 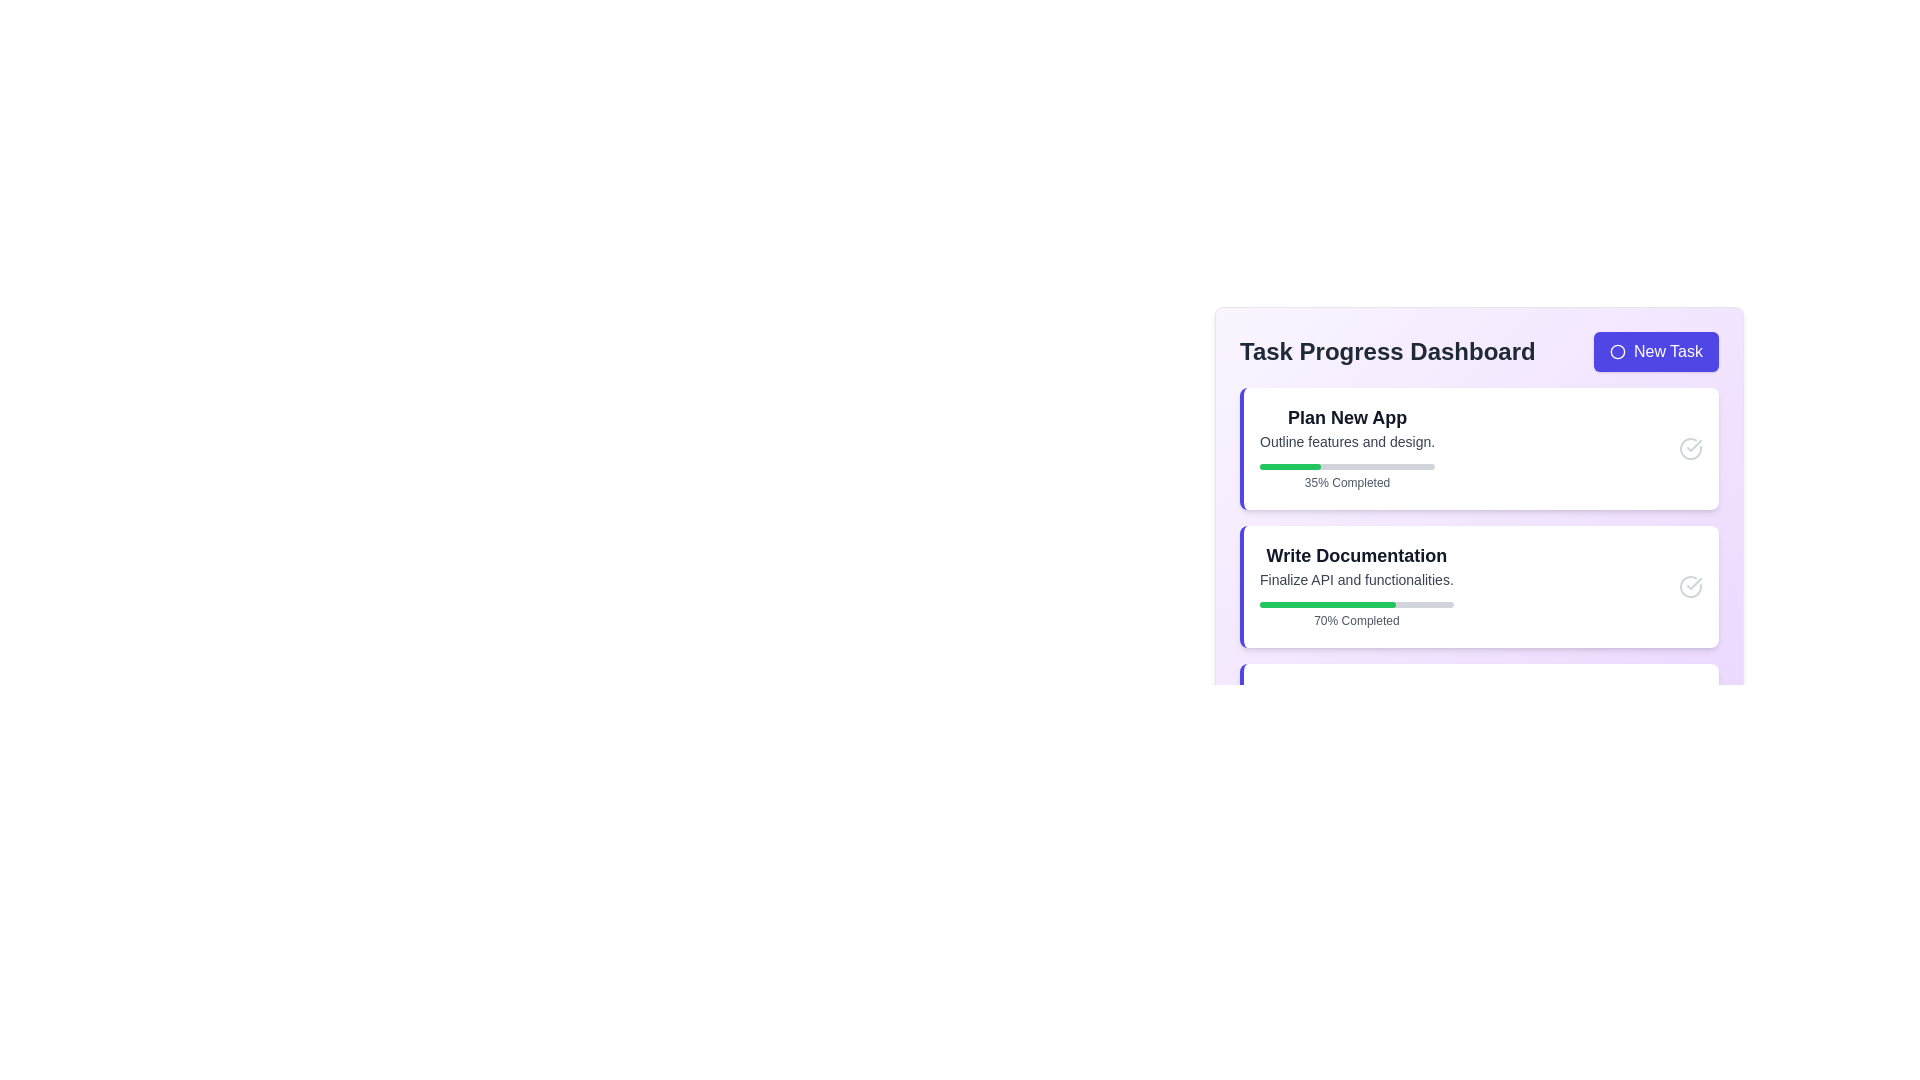 I want to click on the progress bar of the 'Write Documentation' task progress card, which is the second card in the 'Task Progress Dashboard', so click(x=1479, y=585).